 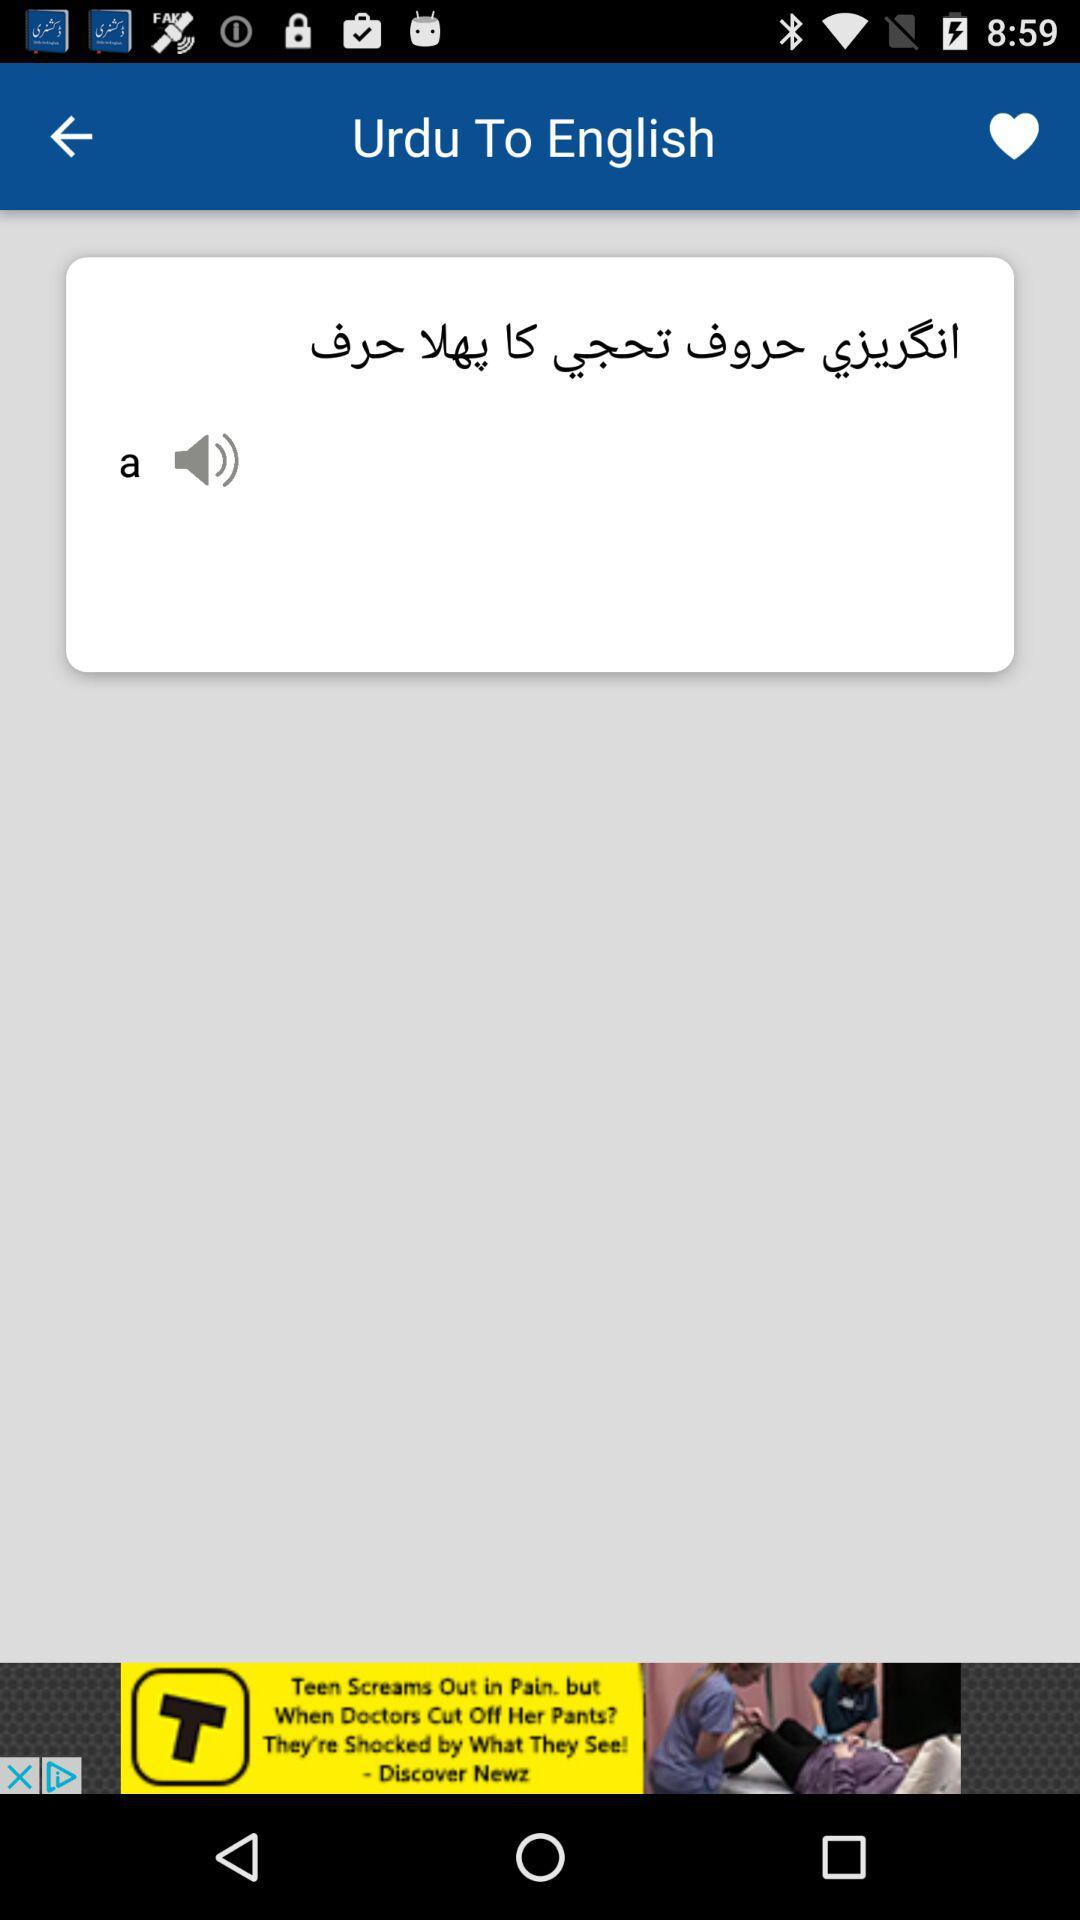 What do you see at coordinates (206, 492) in the screenshot?
I see `the volume icon` at bounding box center [206, 492].